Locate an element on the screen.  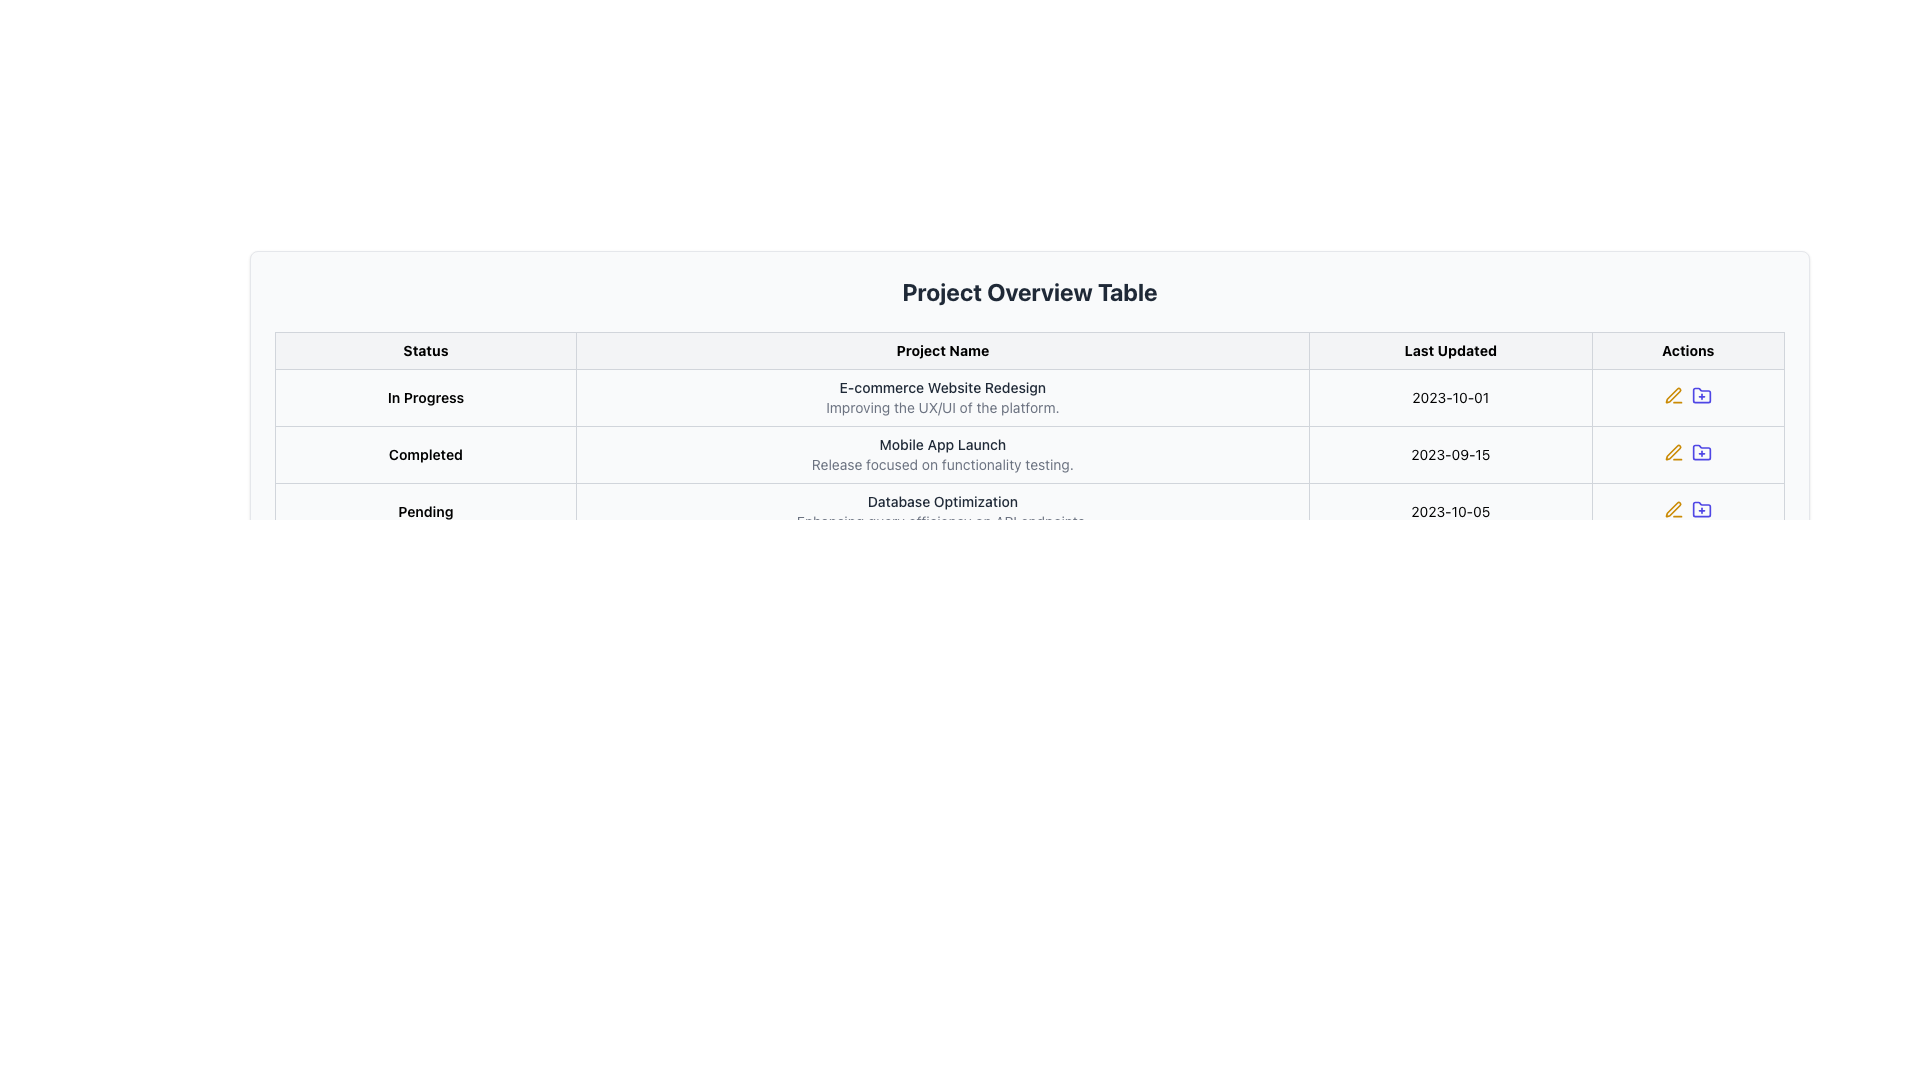
text contained in the 'Status' column for the row labeled 'E-commerce Website Redesign', which displays 'In Progress' is located at coordinates (424, 397).